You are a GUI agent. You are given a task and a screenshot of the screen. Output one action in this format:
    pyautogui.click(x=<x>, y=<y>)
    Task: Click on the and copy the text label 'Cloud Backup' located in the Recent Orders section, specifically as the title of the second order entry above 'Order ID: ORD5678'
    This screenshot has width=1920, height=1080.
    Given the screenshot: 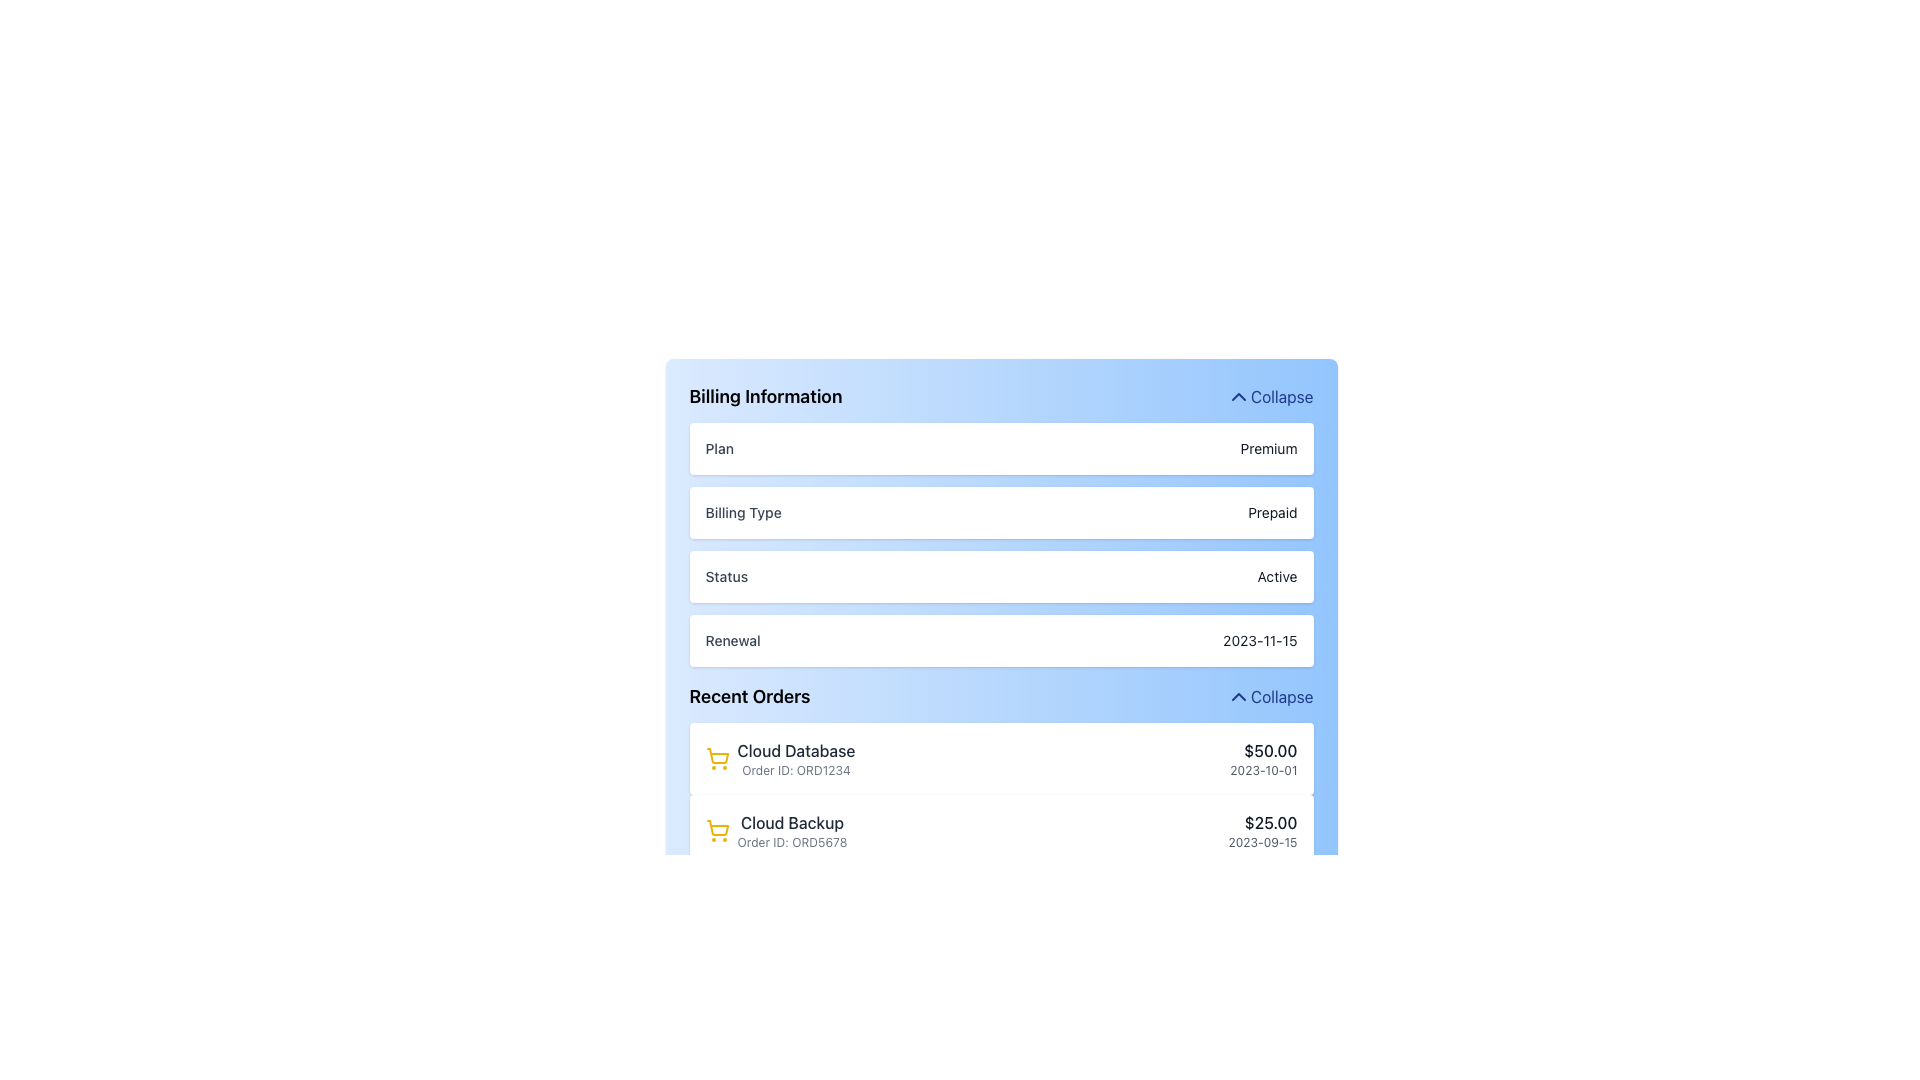 What is the action you would take?
    pyautogui.click(x=791, y=822)
    